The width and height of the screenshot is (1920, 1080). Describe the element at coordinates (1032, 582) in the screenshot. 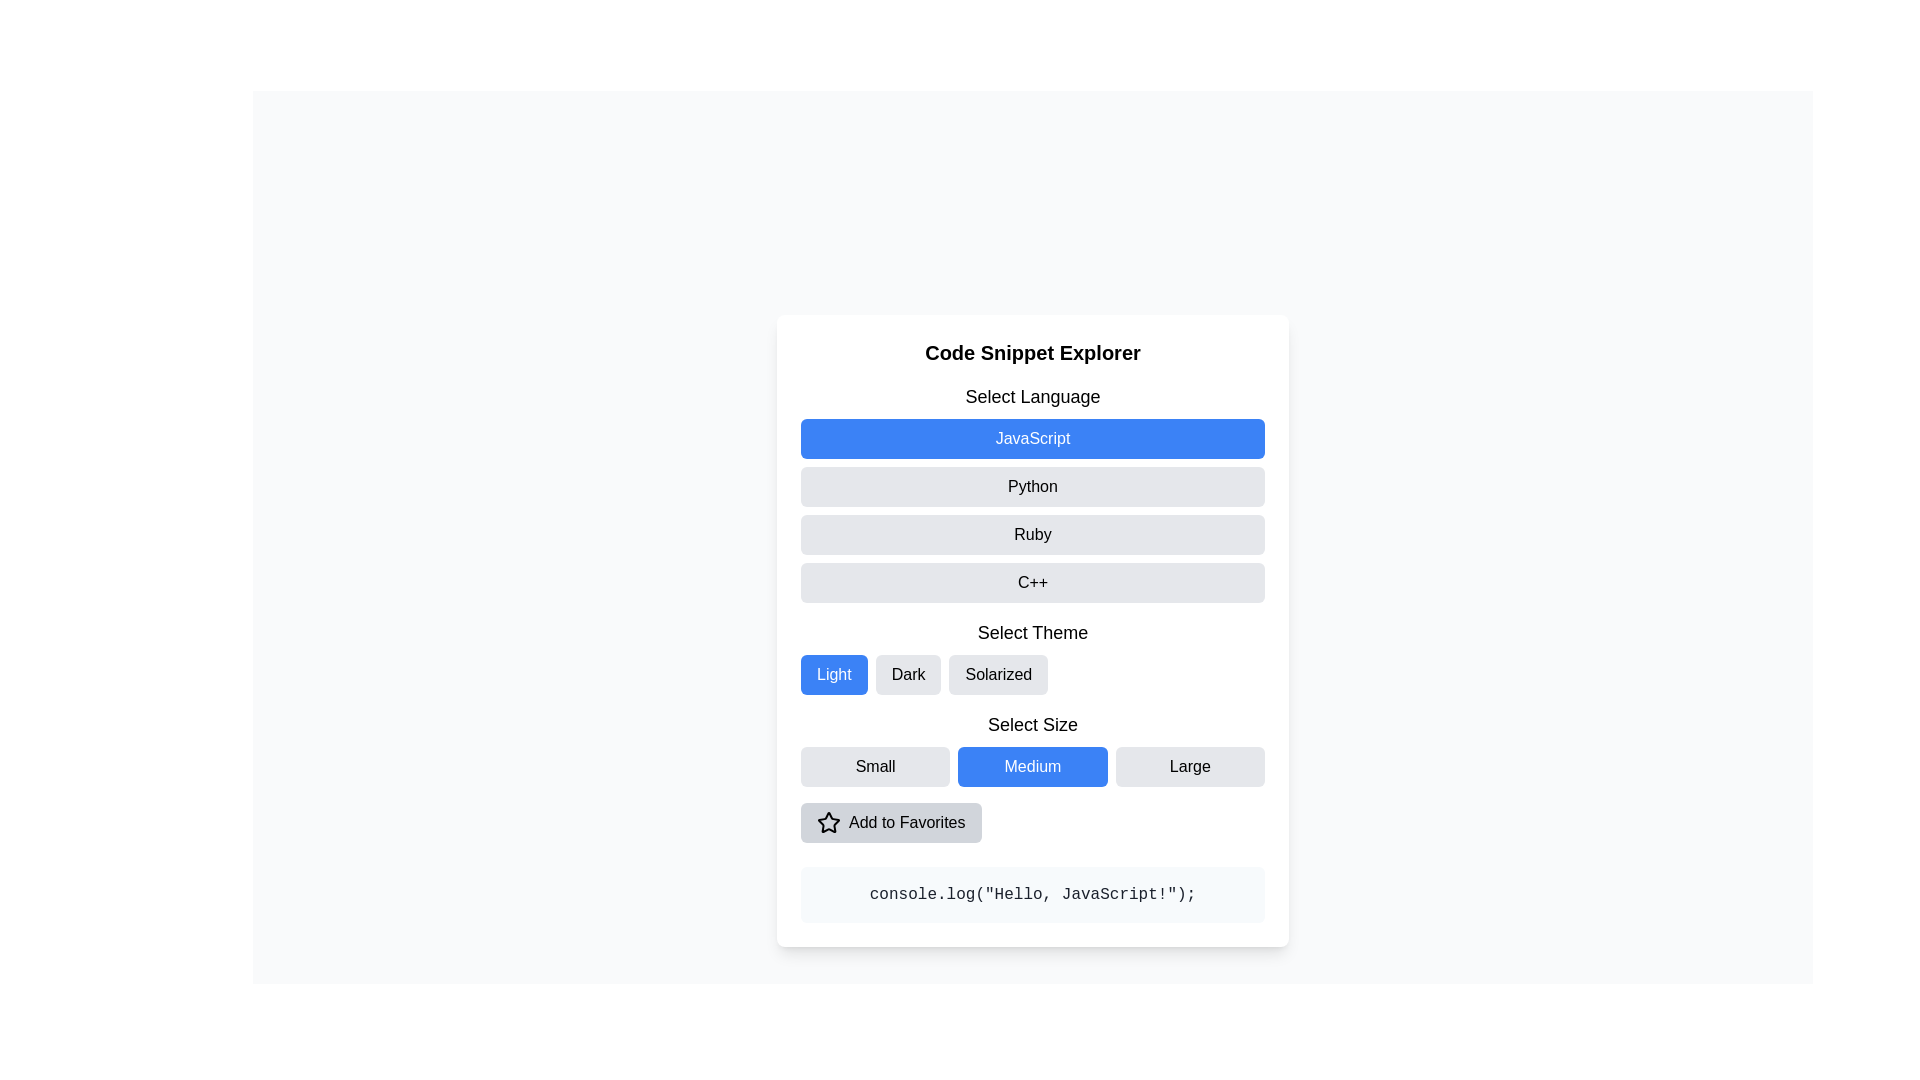

I see `the fourth button labeled 'C++' in the vertical list under 'Select Language'` at that location.